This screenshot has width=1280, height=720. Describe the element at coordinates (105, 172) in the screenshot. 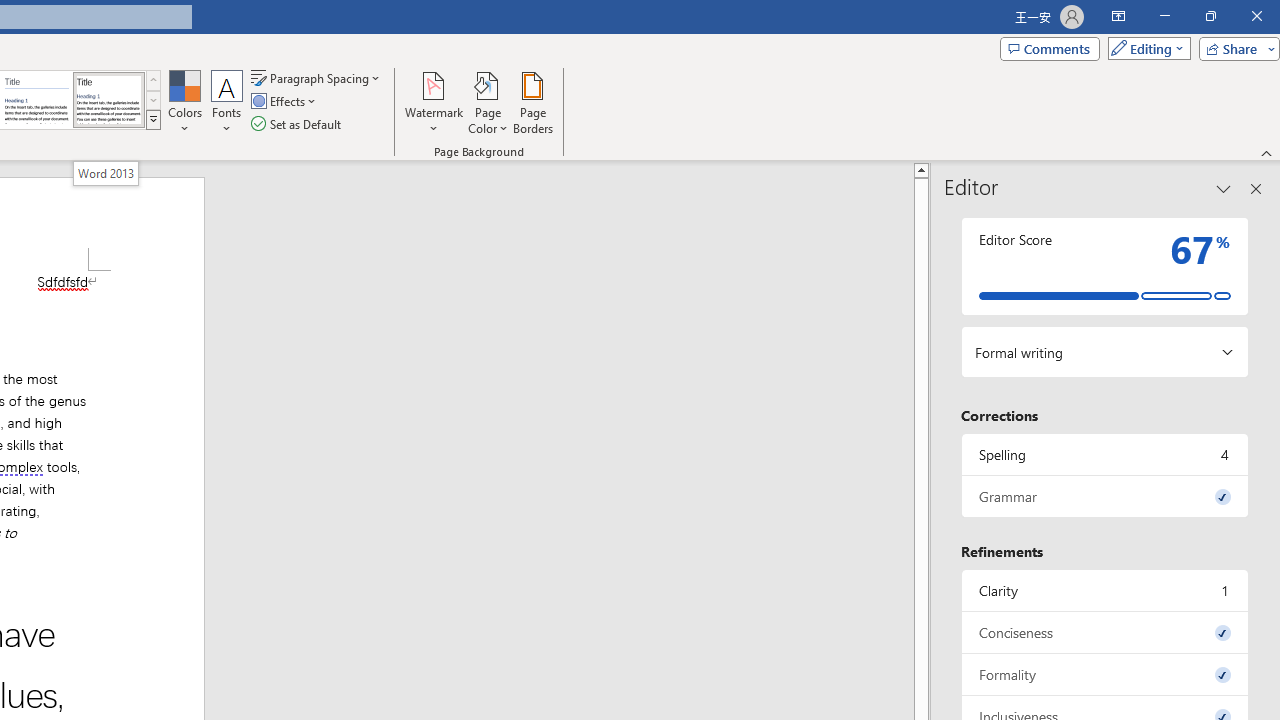

I see `'Word 2013'` at that location.